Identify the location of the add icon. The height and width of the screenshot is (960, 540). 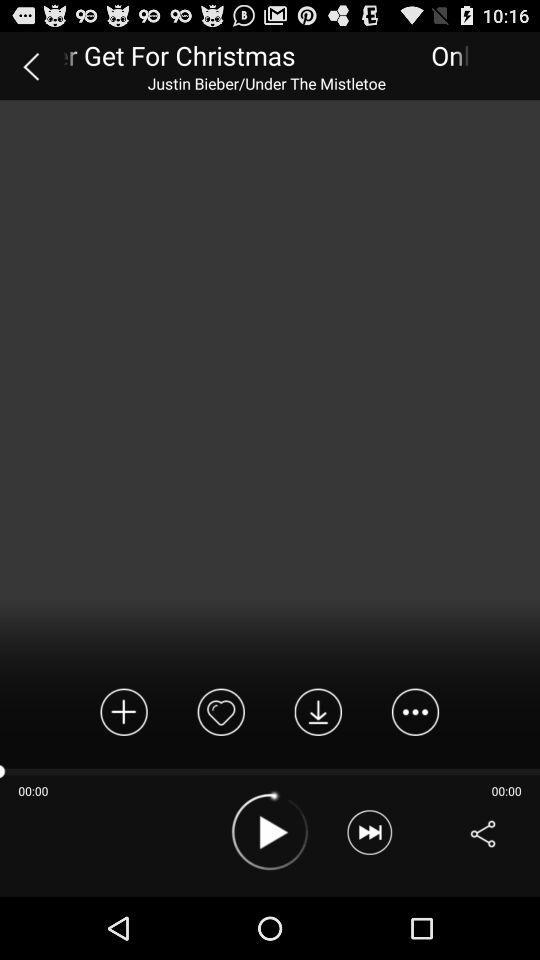
(124, 761).